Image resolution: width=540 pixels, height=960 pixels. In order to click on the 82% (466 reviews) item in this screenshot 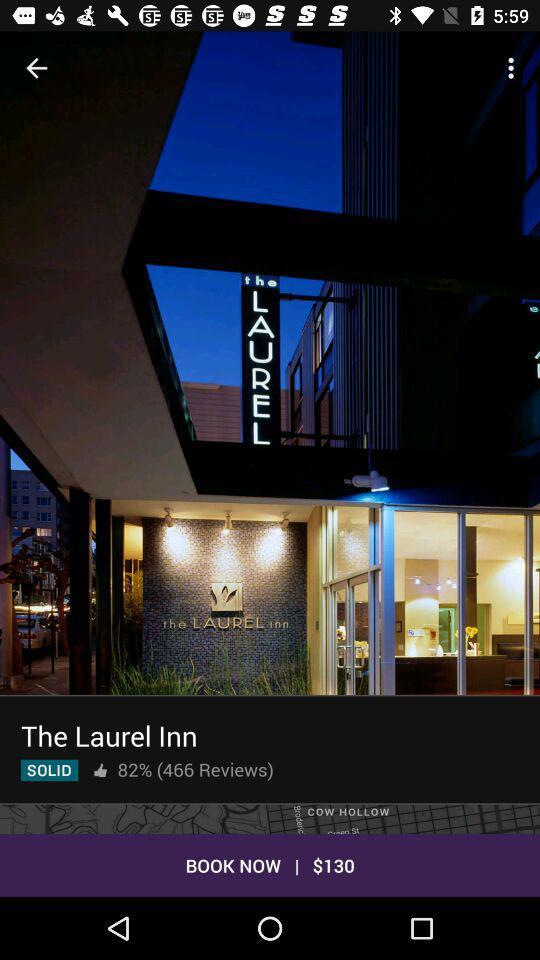, I will do `click(195, 768)`.